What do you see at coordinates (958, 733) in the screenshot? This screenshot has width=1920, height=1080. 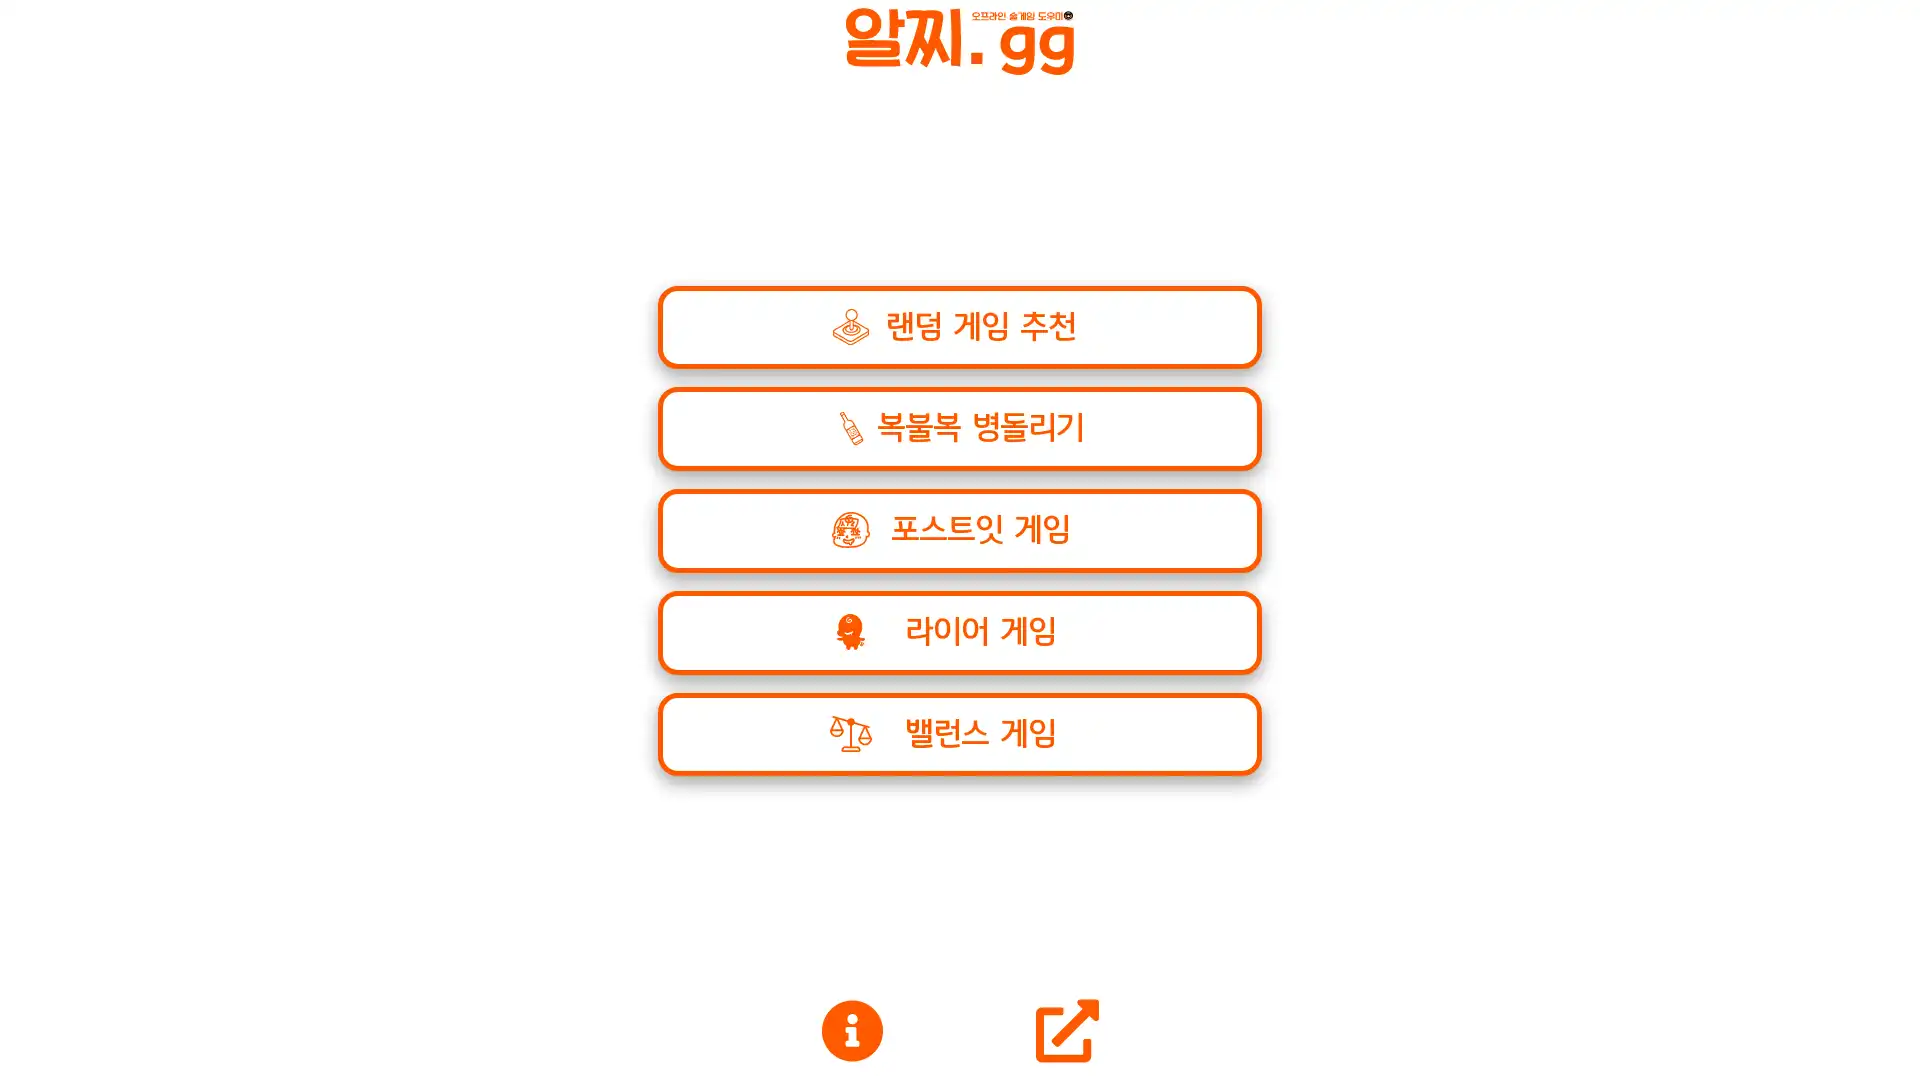 I see `bottle` at bounding box center [958, 733].